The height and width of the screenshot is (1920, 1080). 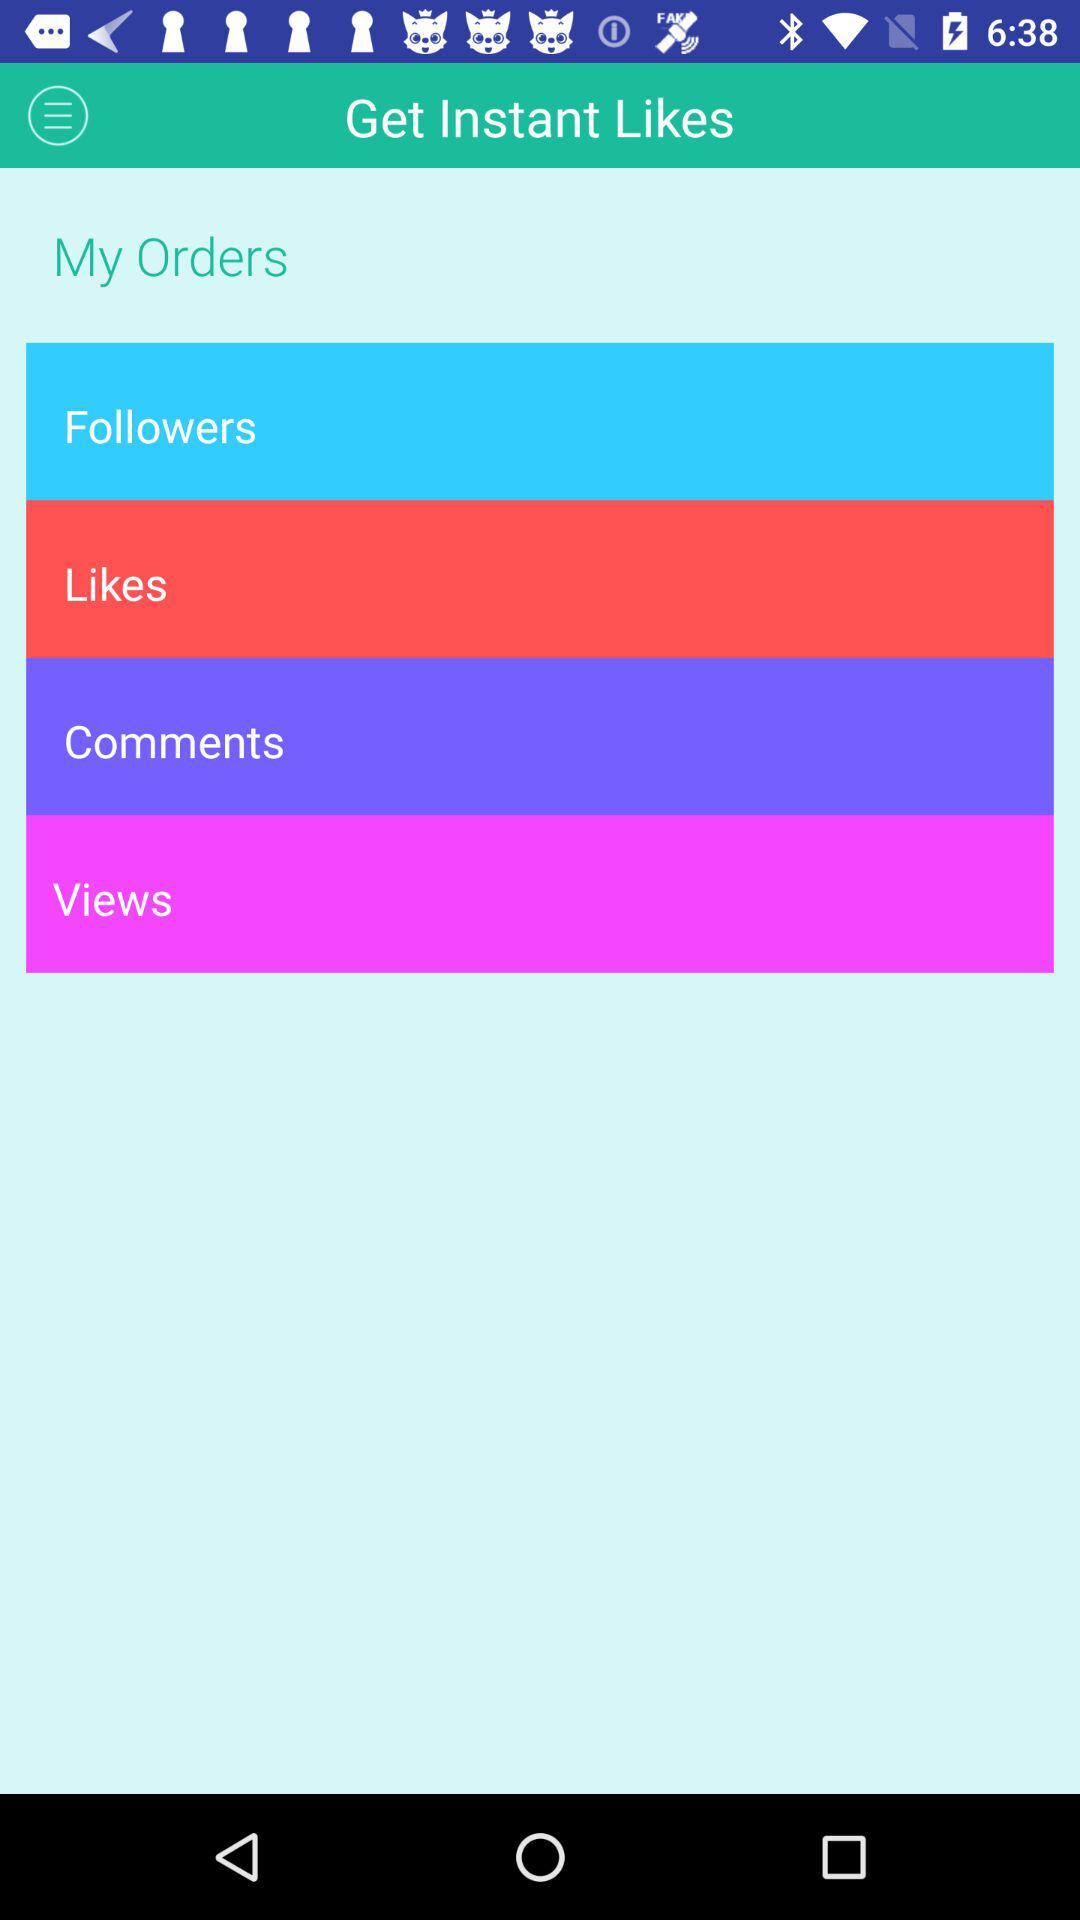 What do you see at coordinates (540, 420) in the screenshot?
I see `the  followers` at bounding box center [540, 420].